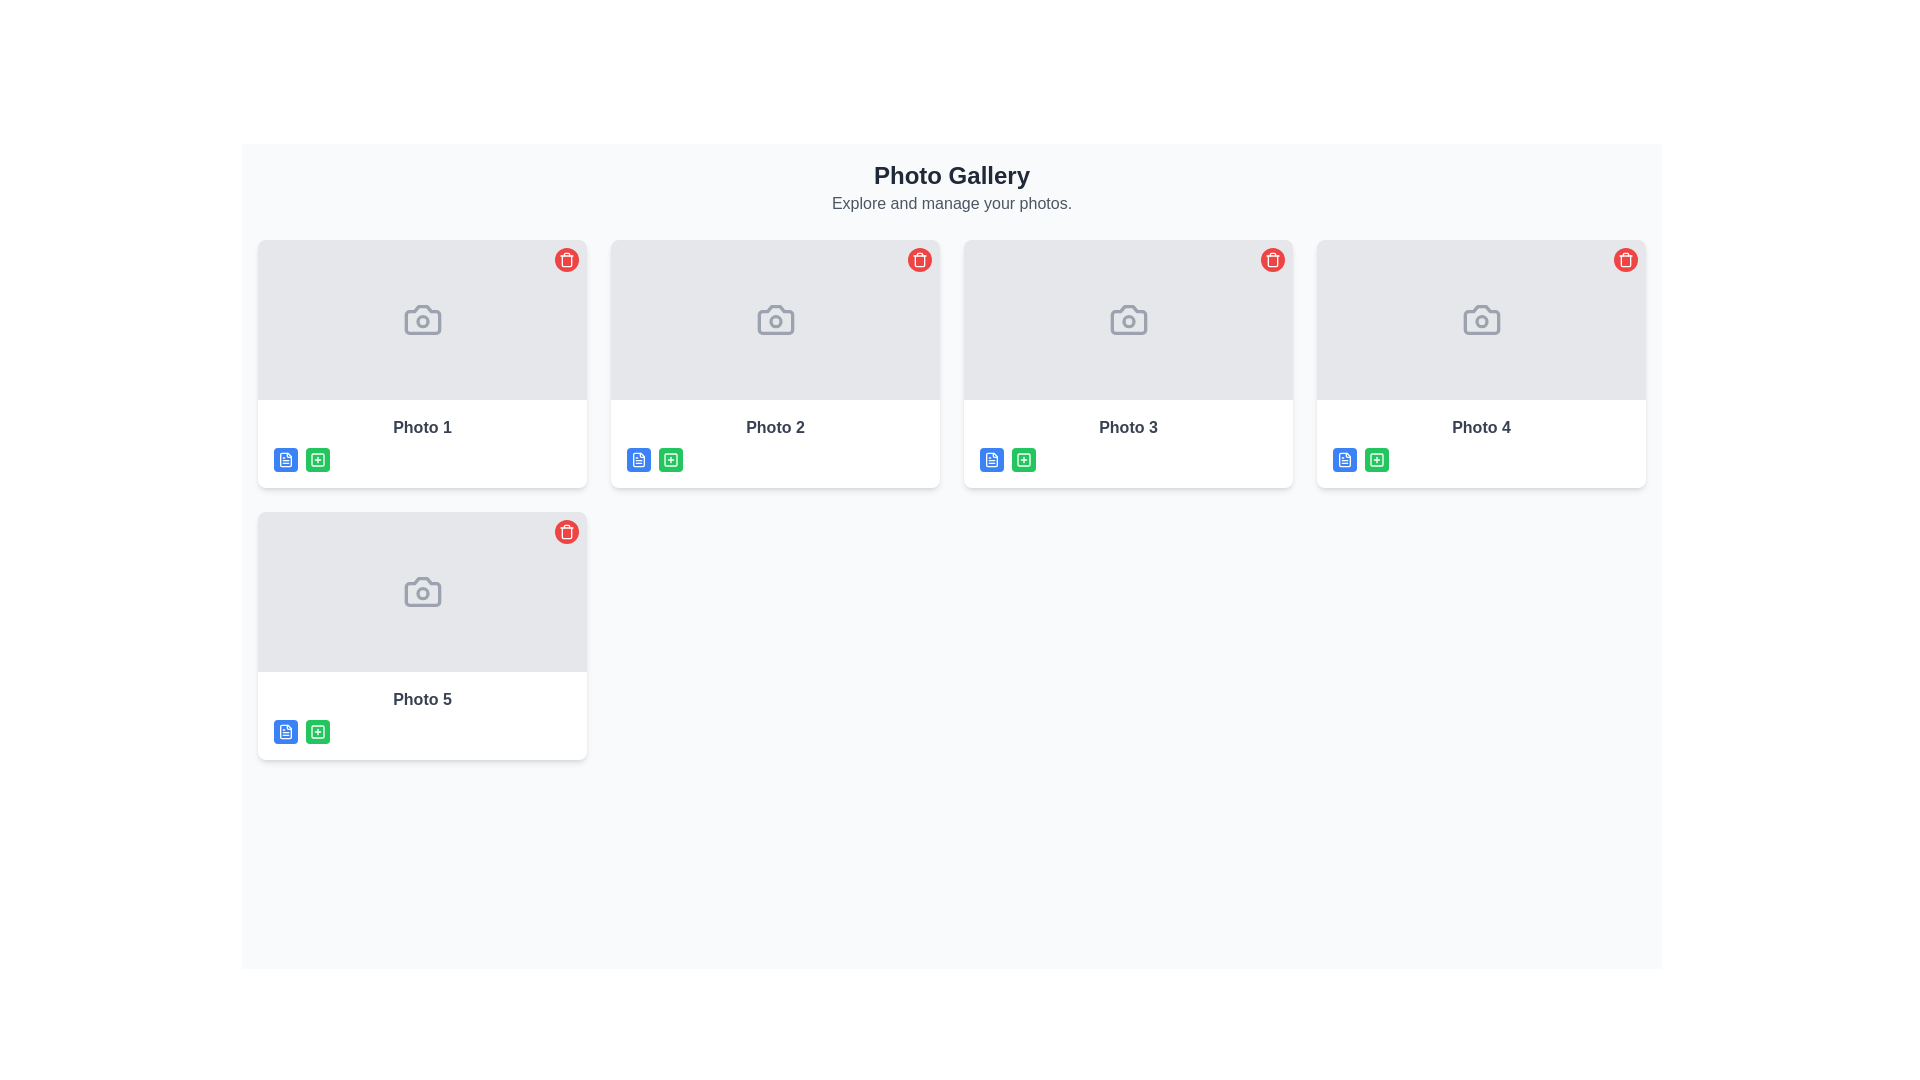 This screenshot has width=1920, height=1080. I want to click on the camera icon with a gray outline located in the center of the 'Photo 3' card, so click(1128, 319).